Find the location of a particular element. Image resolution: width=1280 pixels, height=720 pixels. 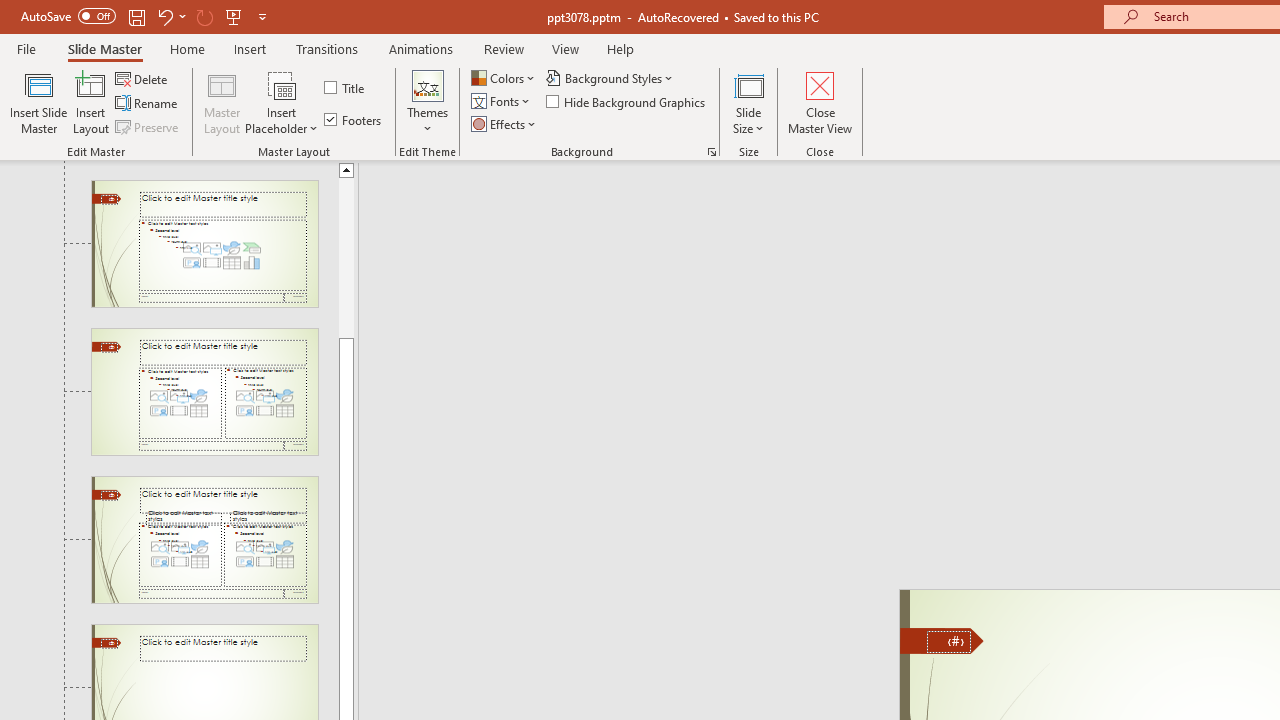

'Freeform 11' is located at coordinates (941, 640).